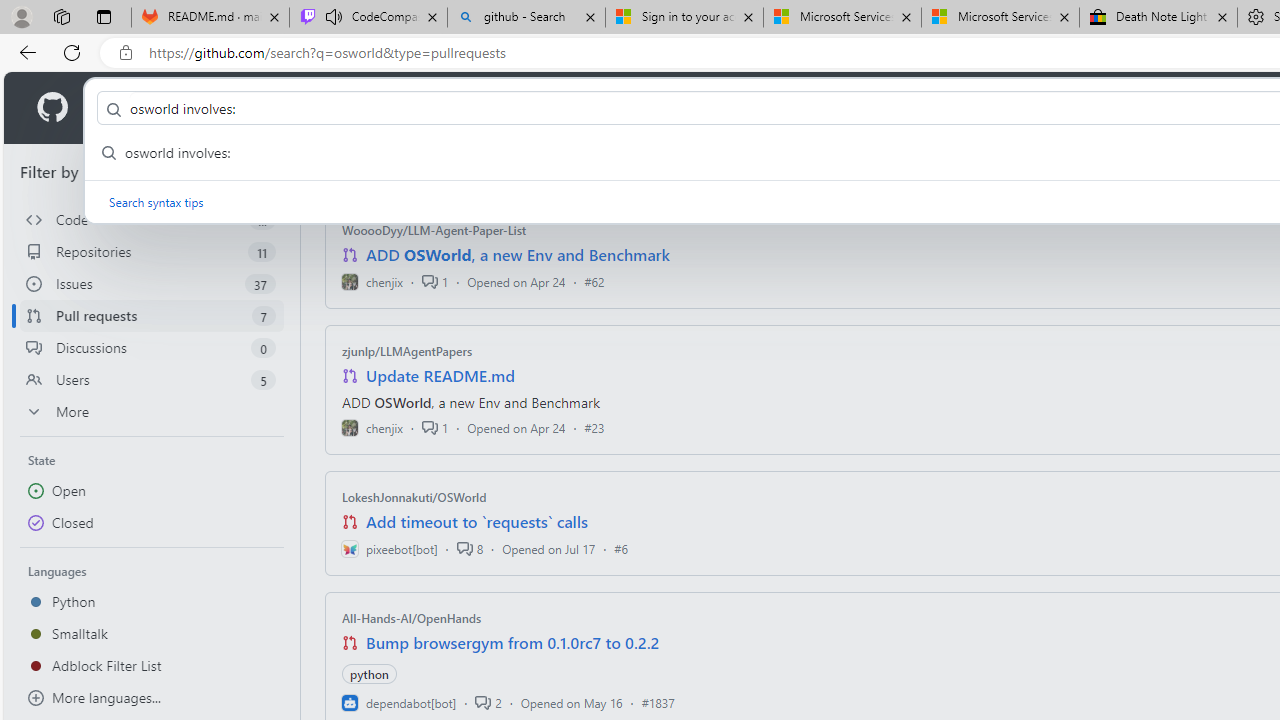 The image size is (1280, 720). What do you see at coordinates (406, 350) in the screenshot?
I see `'zjunlp/LLMAgentPapers'` at bounding box center [406, 350].